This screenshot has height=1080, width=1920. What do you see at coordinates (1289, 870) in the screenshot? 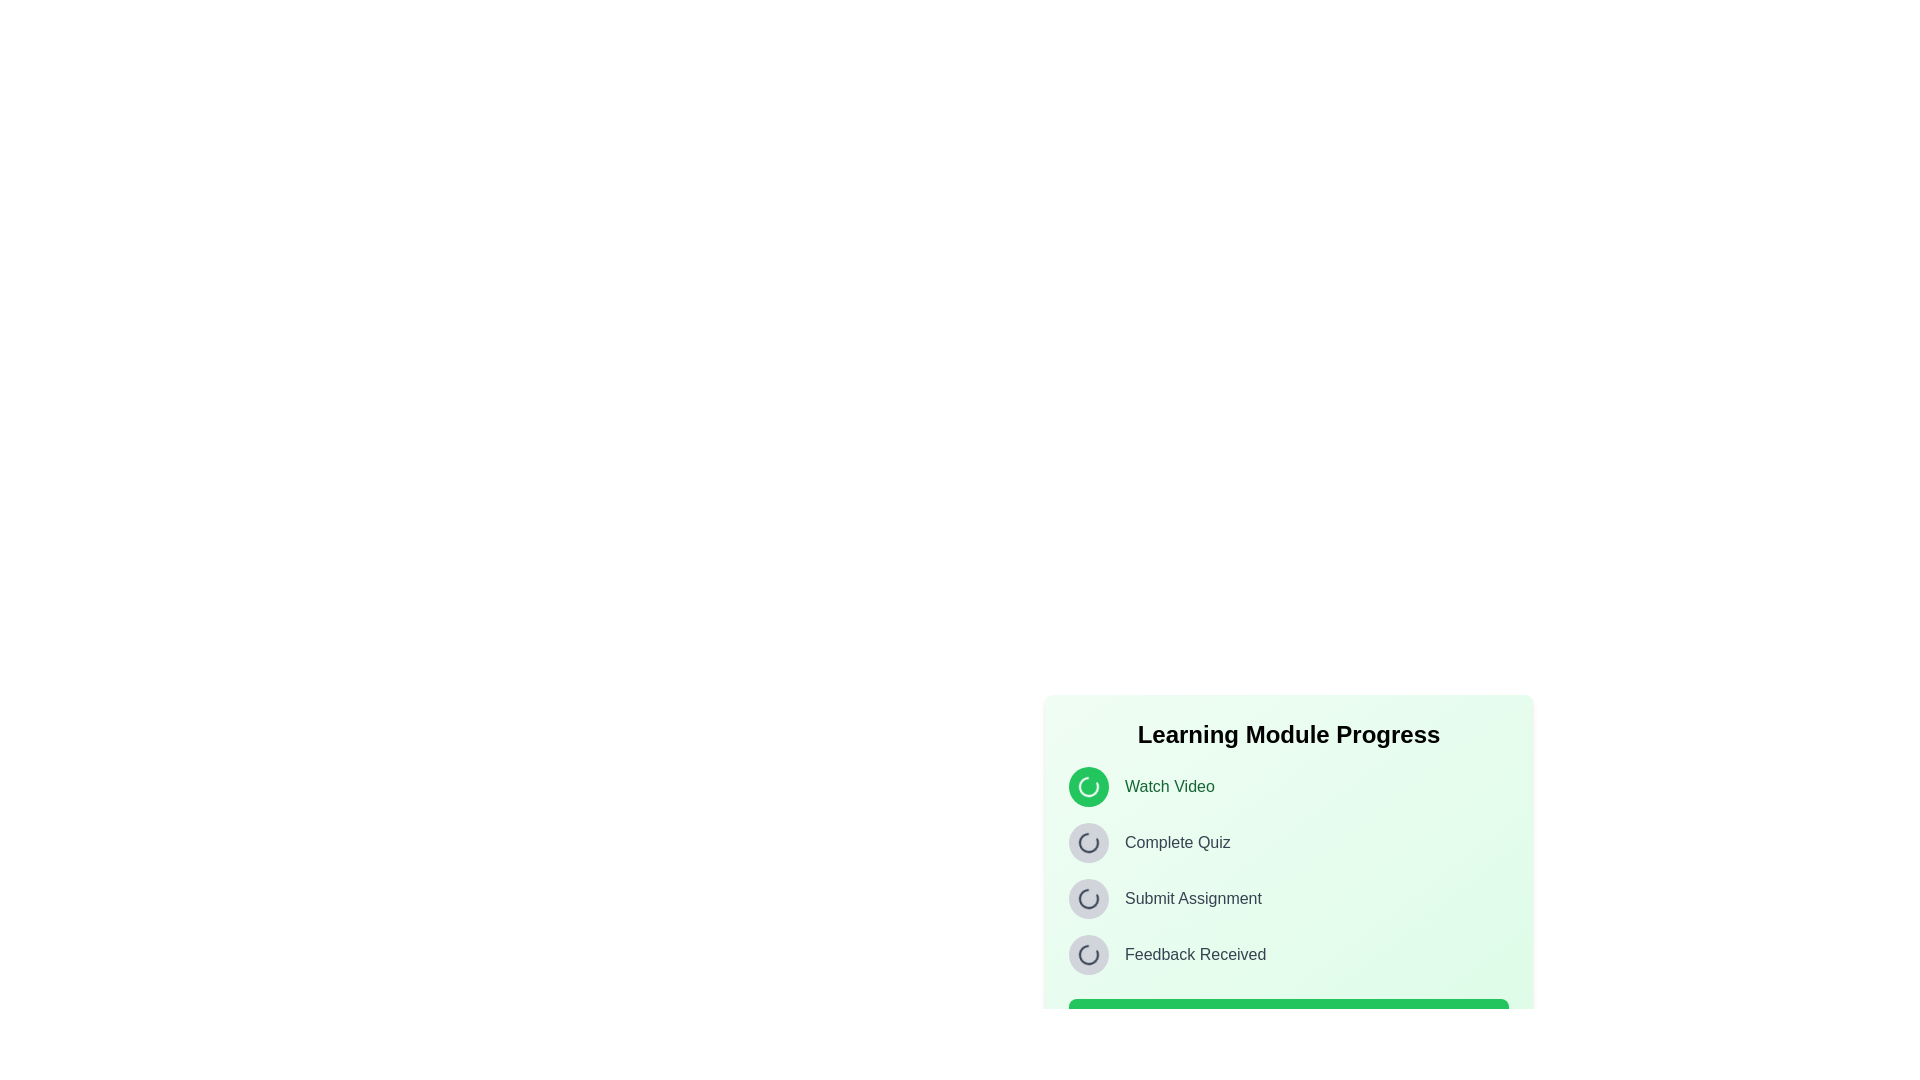
I see `the individual tasks in the vertical task list with progress indicators to interact with potential tooltips` at bounding box center [1289, 870].